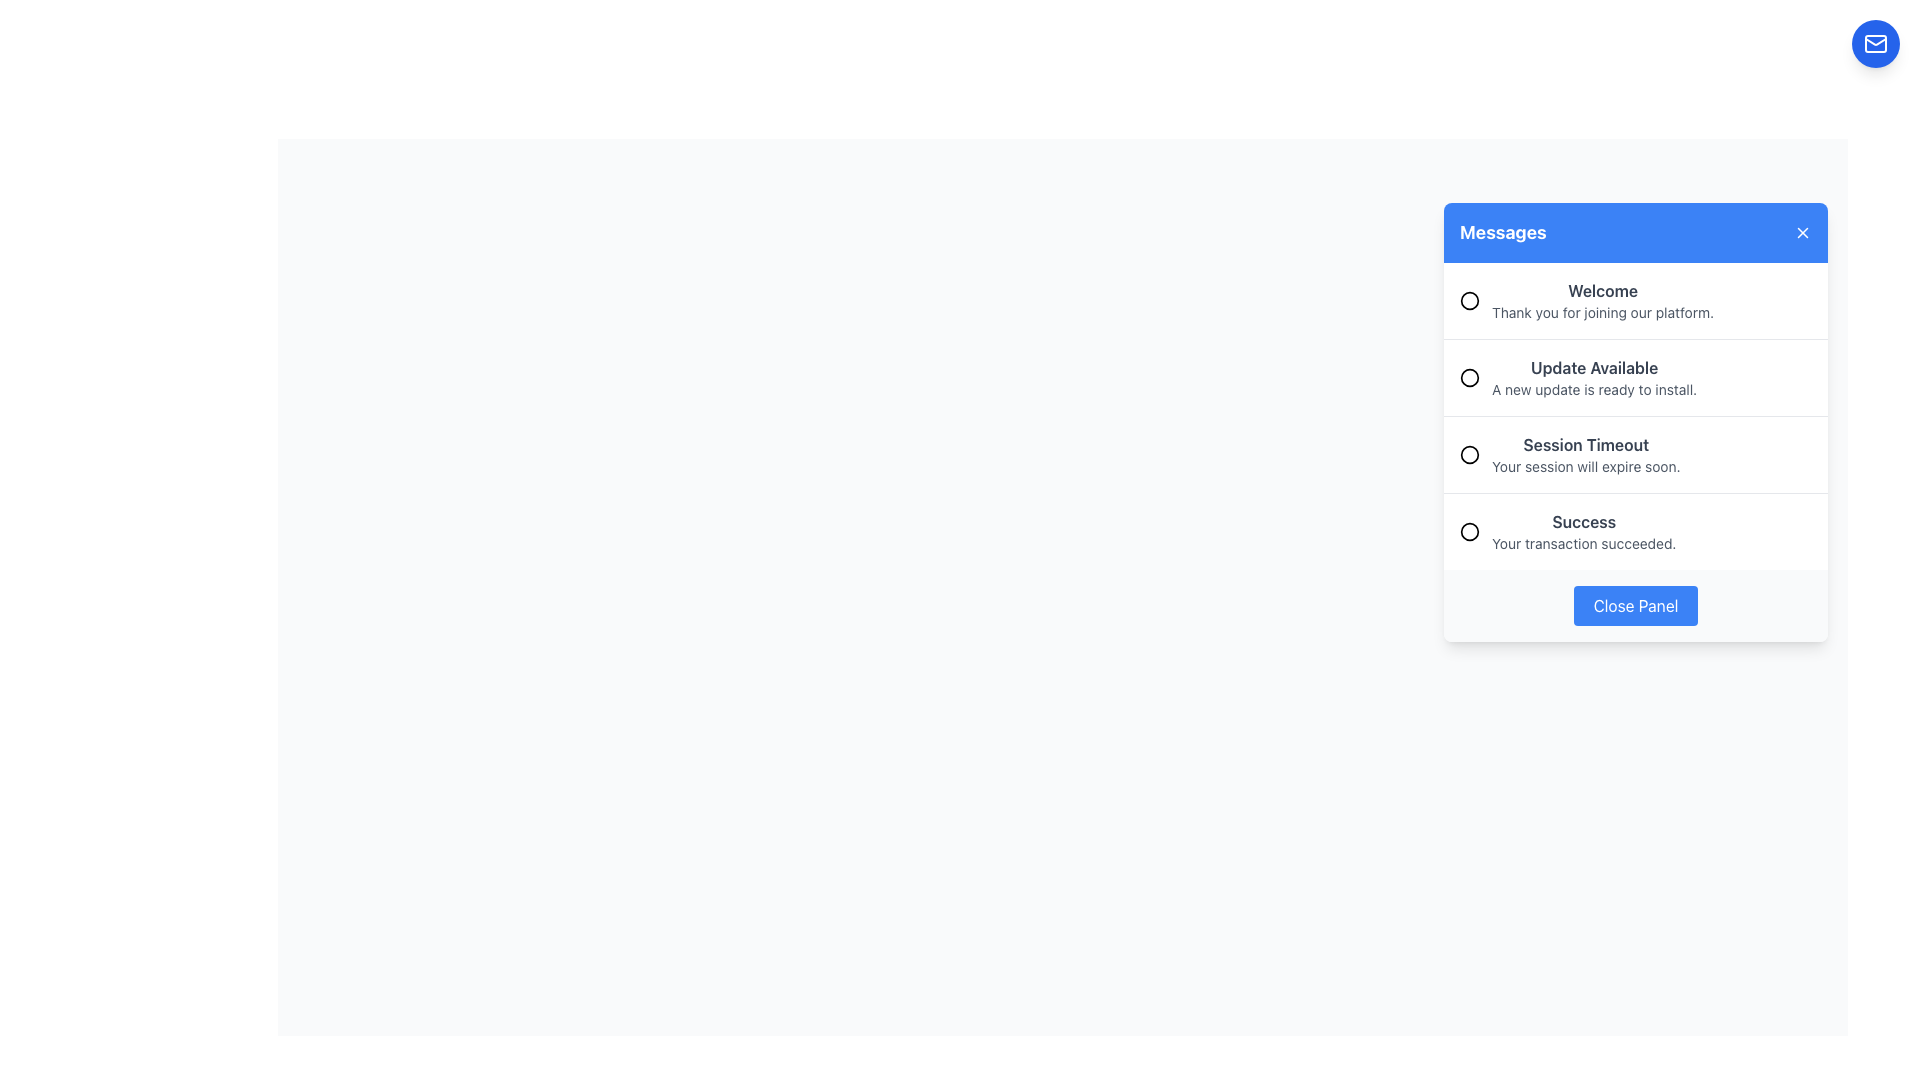 Image resolution: width=1920 pixels, height=1080 pixels. Describe the element at coordinates (1583, 520) in the screenshot. I see `the 'Success' text label, which is a bold, dark gray label positioned under a radio button in a right-aligned content panel` at that location.